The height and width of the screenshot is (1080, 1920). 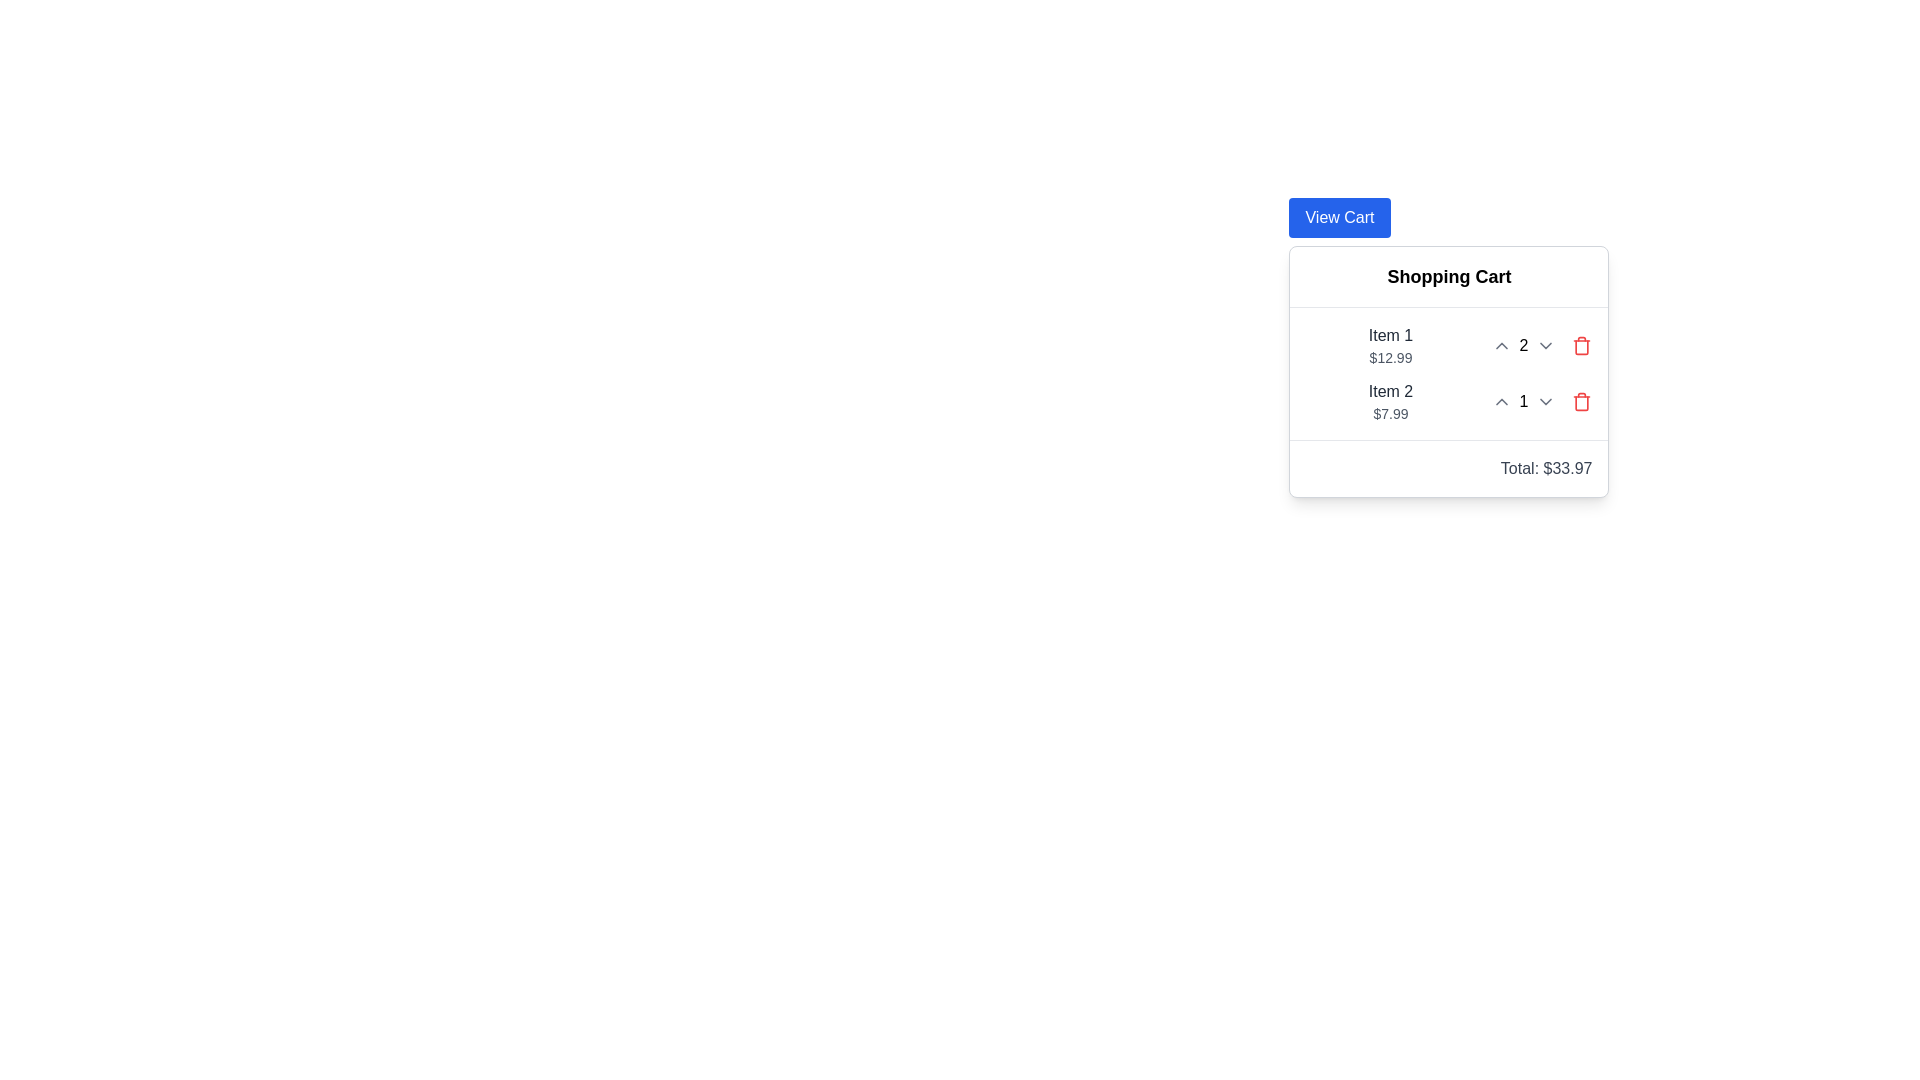 What do you see at coordinates (1449, 277) in the screenshot?
I see `bold text label 'Shopping Cart' that is centrally aligned near the upper section of the floating panel, situated below the 'View Cart' button` at bounding box center [1449, 277].